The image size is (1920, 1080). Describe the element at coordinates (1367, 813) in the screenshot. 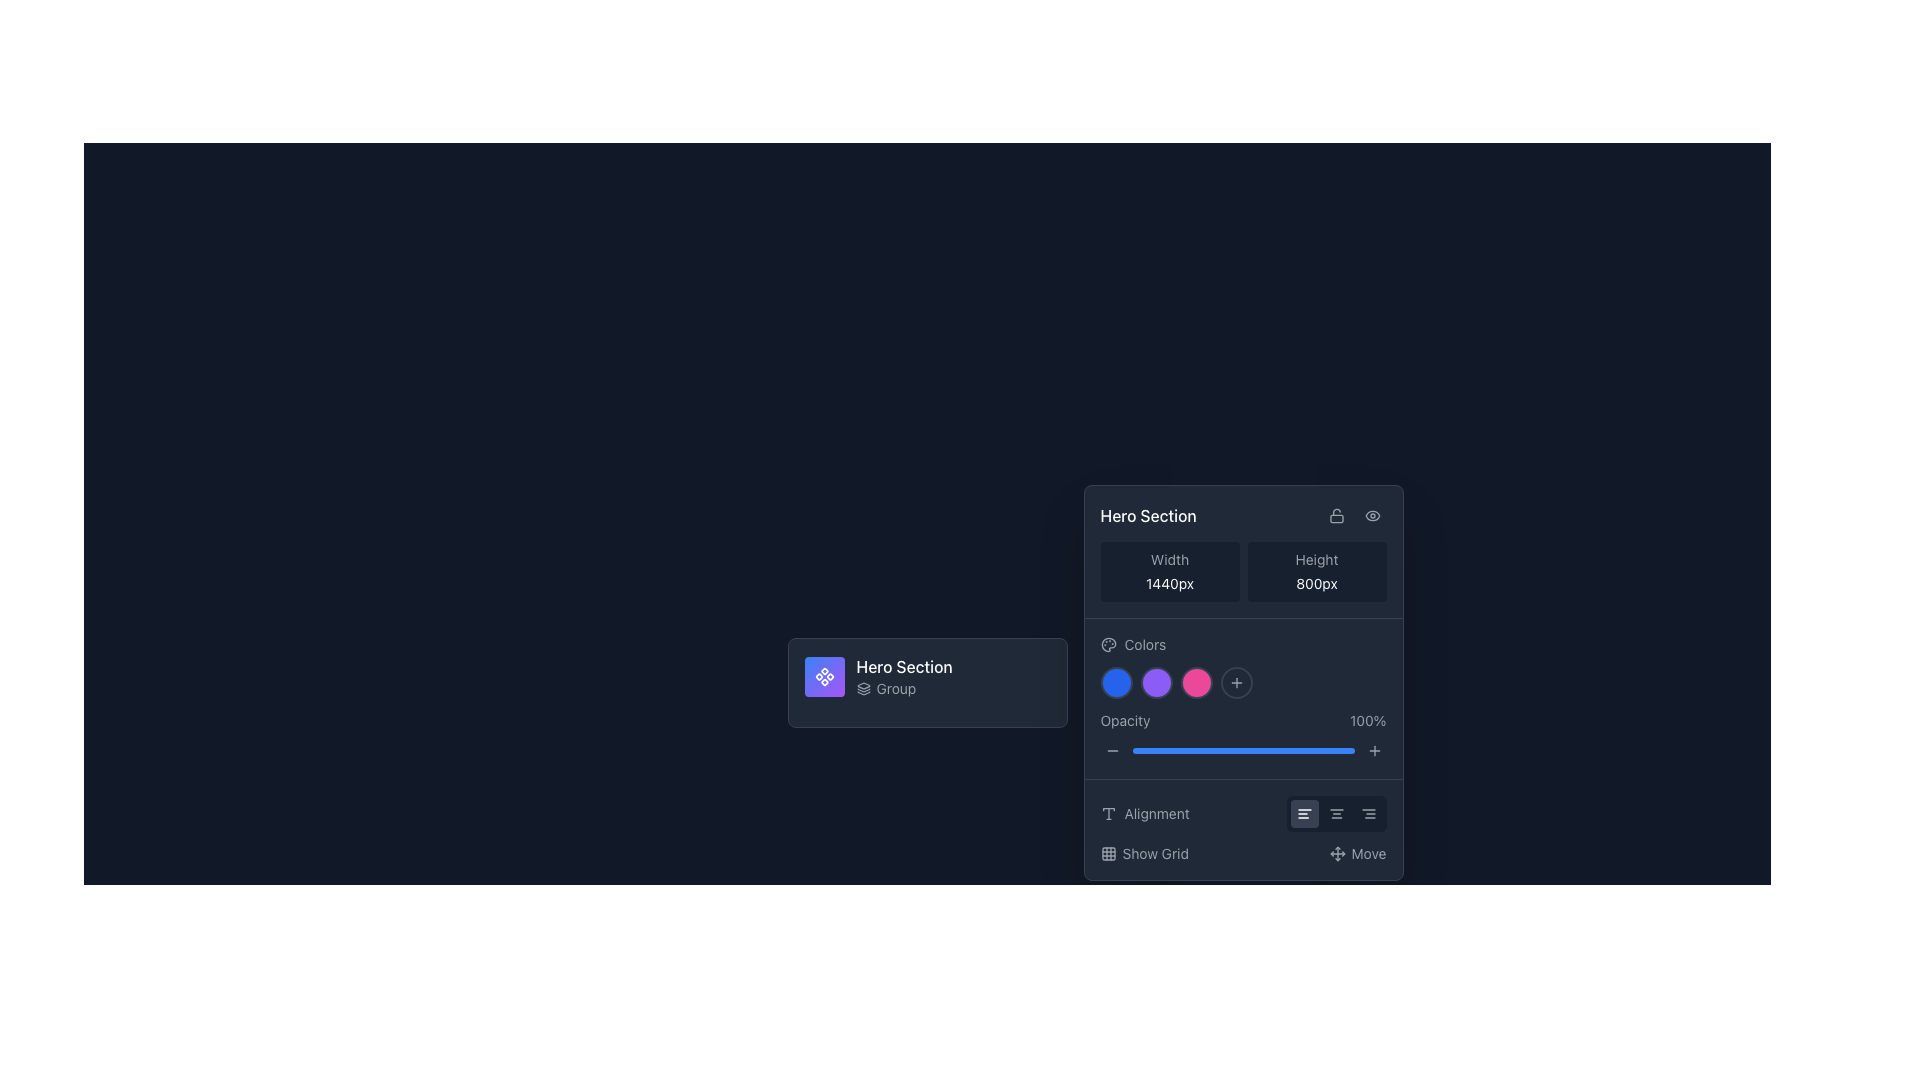

I see `the alignment button with an embedded icon located` at that location.